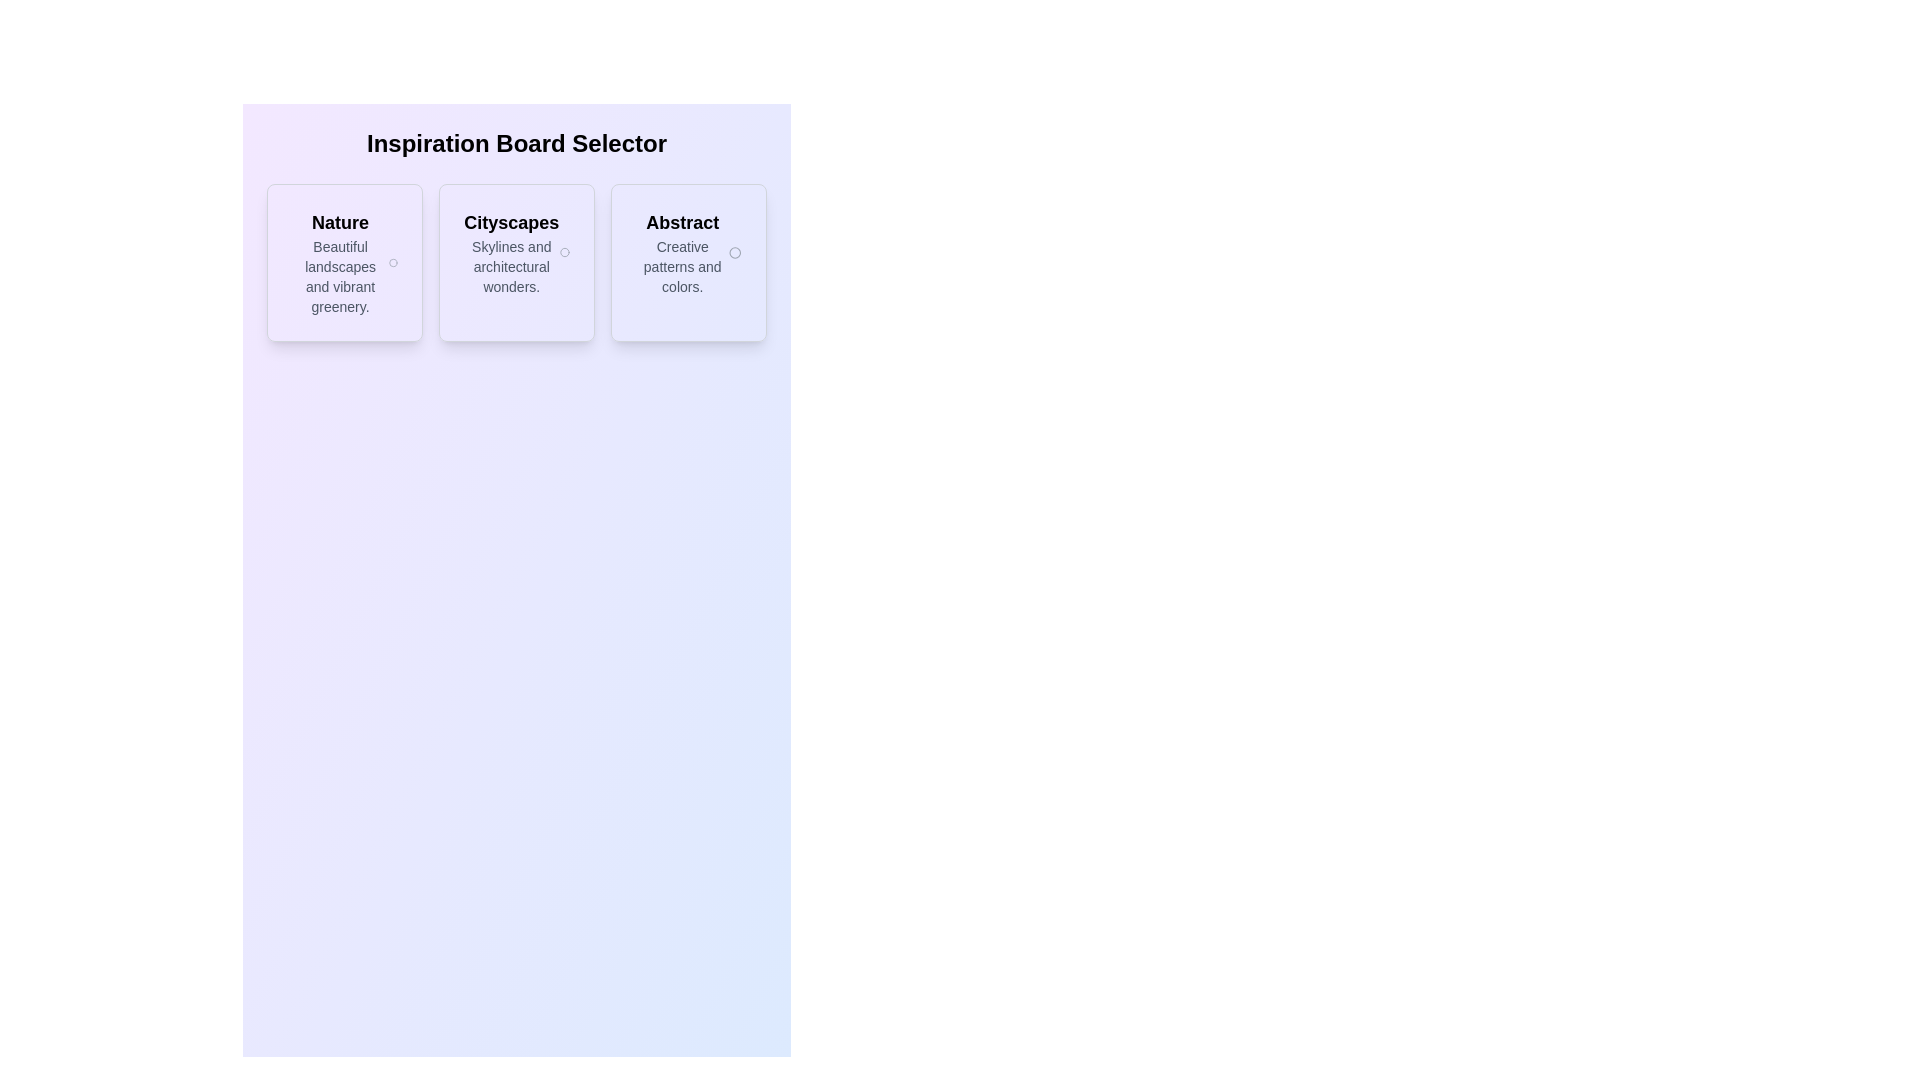 Image resolution: width=1920 pixels, height=1080 pixels. I want to click on the text label that provides a descriptive caption for the 'Abstract' card located in the 'Inspiration Board Selector' interface, positioned below the title 'Abstract.', so click(682, 265).